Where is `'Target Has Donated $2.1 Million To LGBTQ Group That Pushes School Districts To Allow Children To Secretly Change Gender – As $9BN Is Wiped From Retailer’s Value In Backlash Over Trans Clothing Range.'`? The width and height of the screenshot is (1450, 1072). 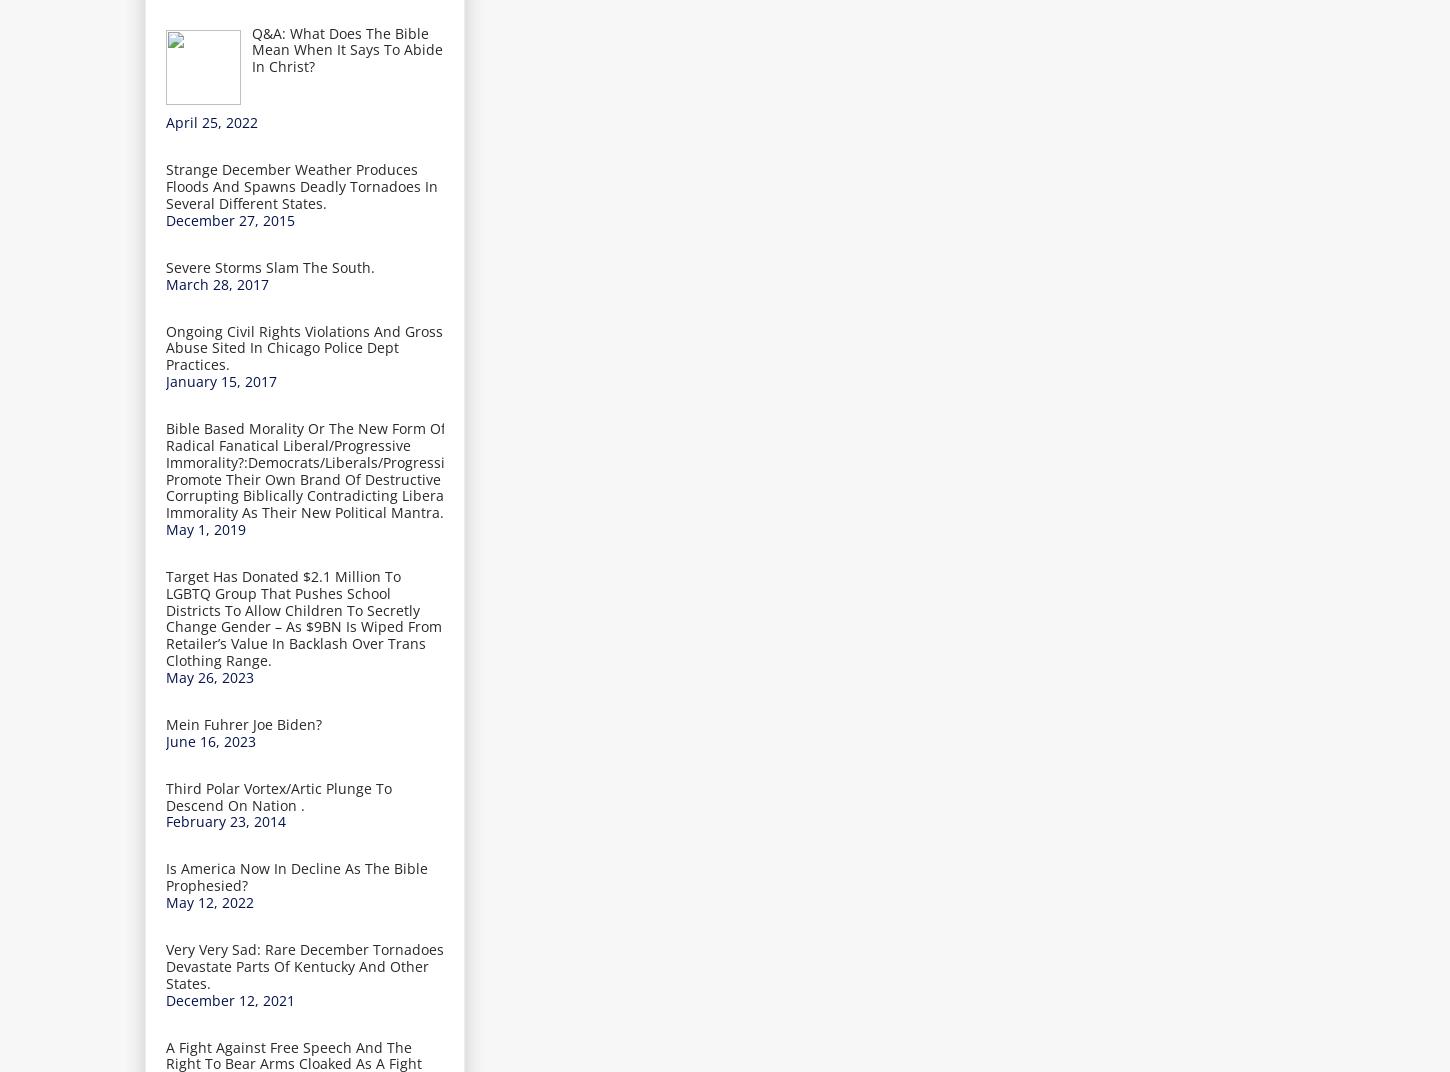 'Target Has Donated $2.1 Million To LGBTQ Group That Pushes School Districts To Allow Children To Secretly Change Gender – As $9BN Is Wiped From Retailer’s Value In Backlash Over Trans Clothing Range.' is located at coordinates (304, 618).